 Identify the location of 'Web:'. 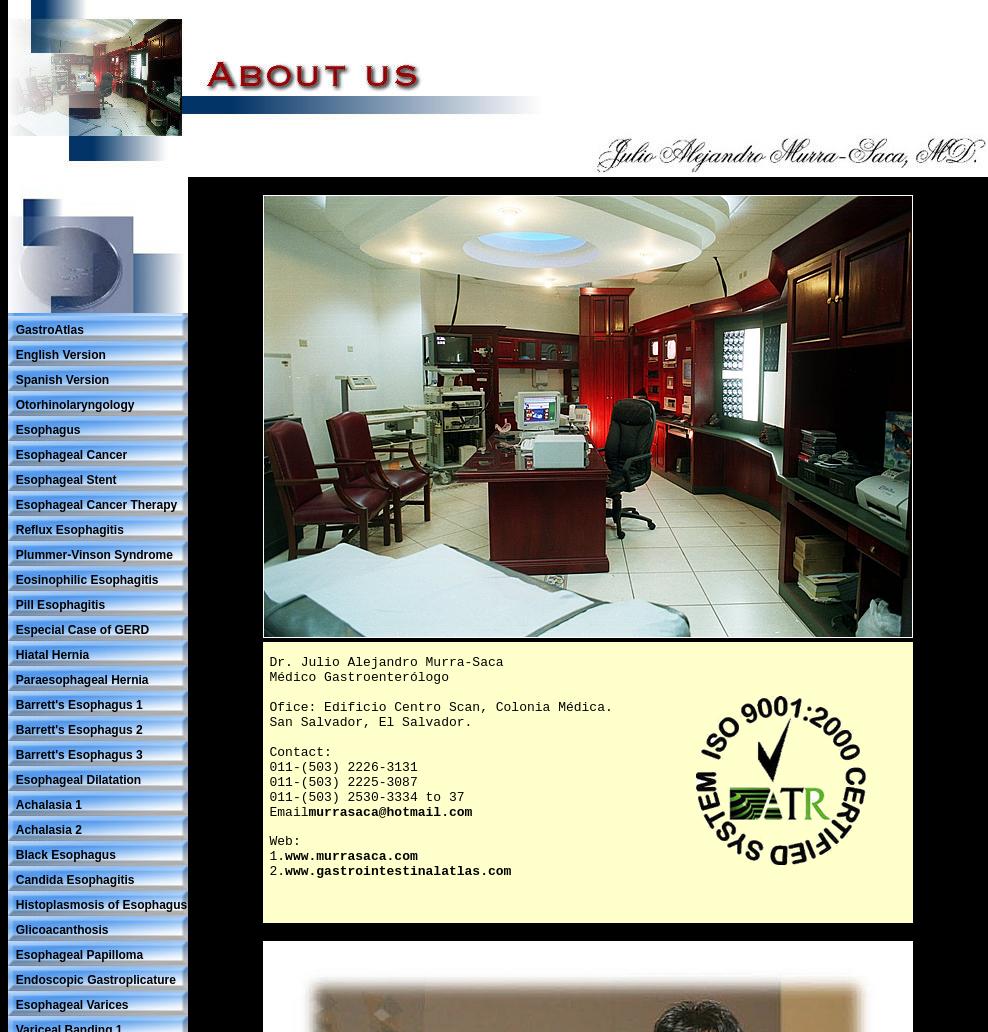
(268, 841).